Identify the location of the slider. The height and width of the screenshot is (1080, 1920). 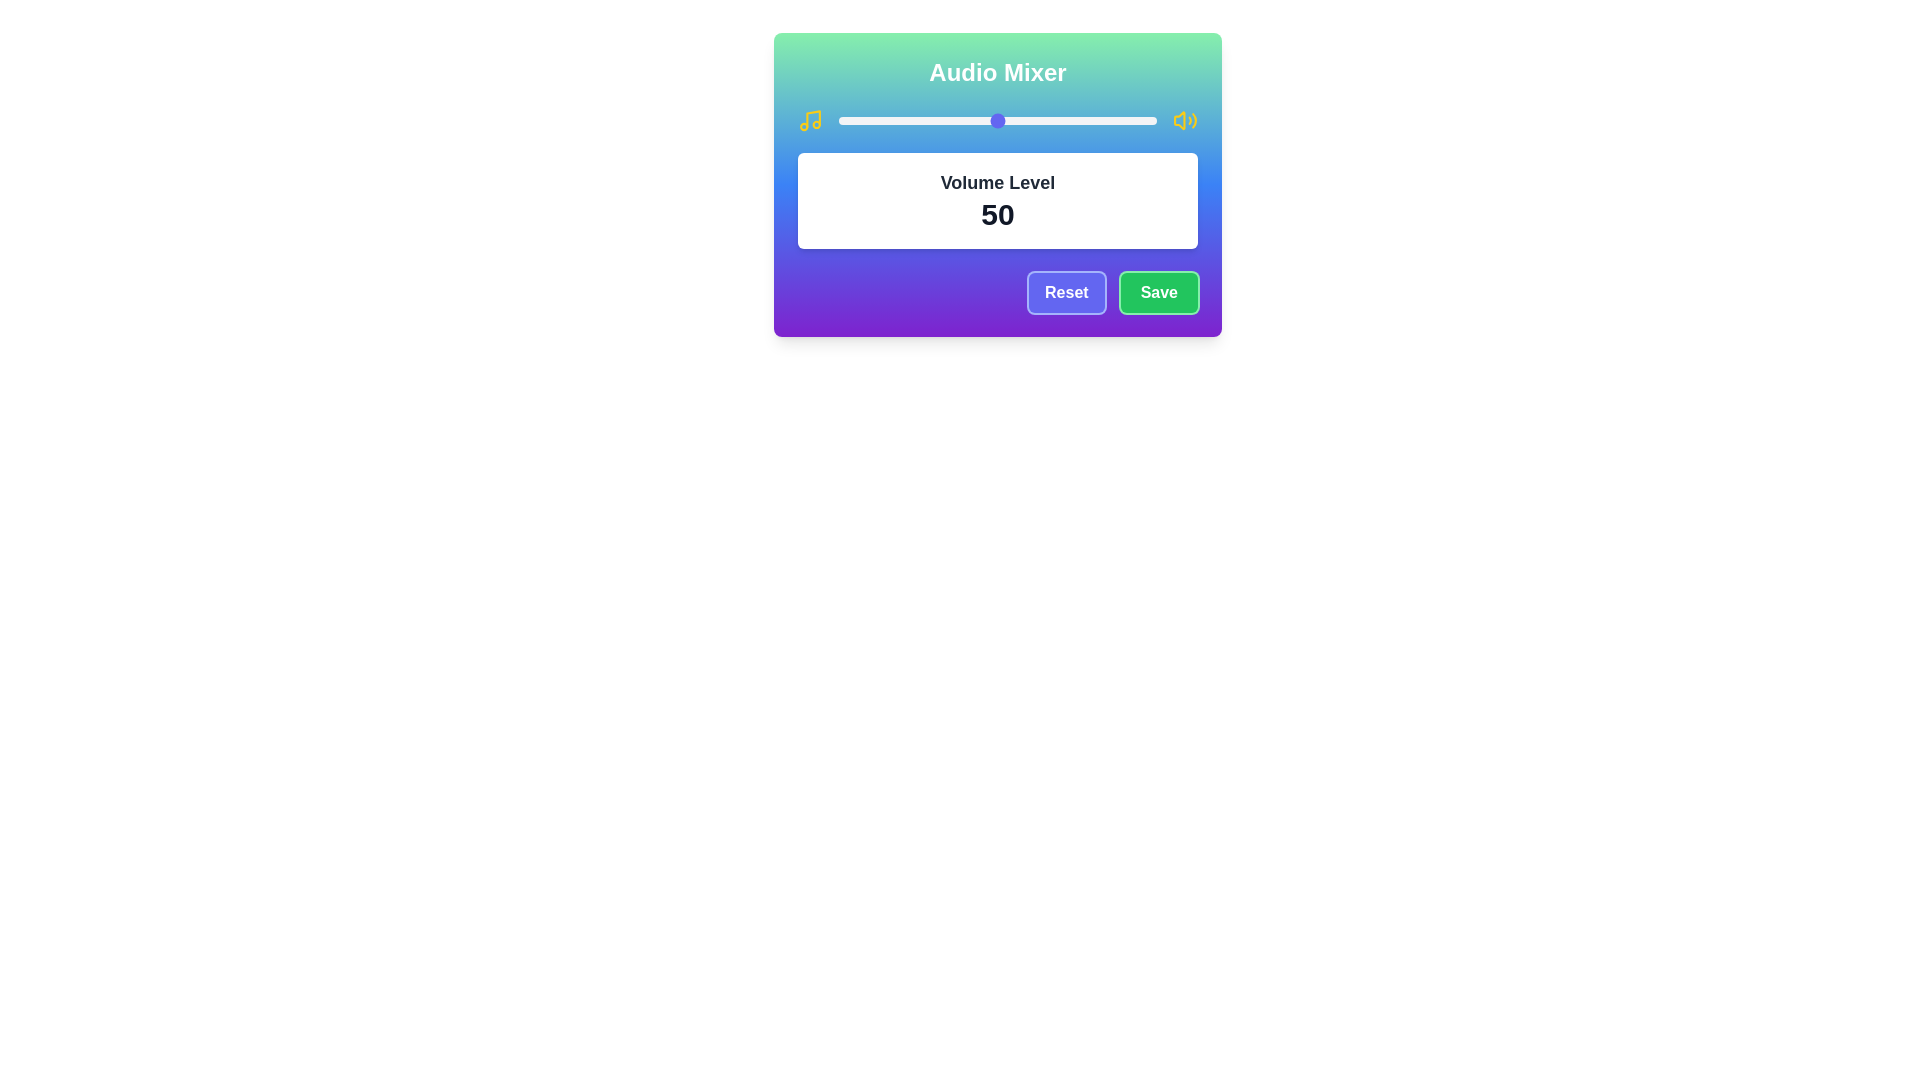
(1075, 120).